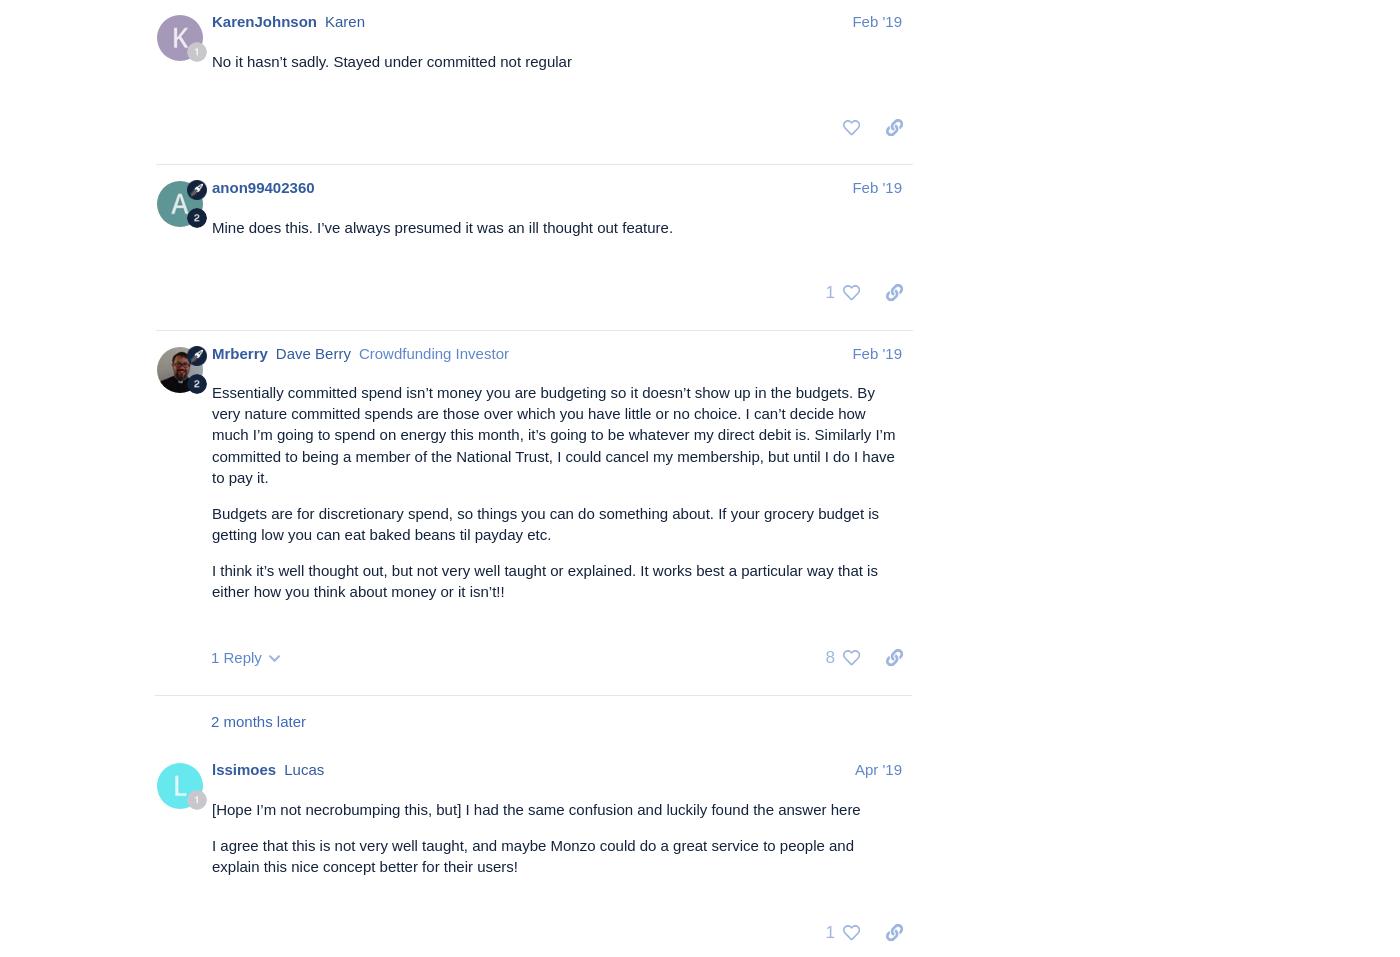 The image size is (1400, 957). What do you see at coordinates (303, 768) in the screenshot?
I see `'Lucas'` at bounding box center [303, 768].